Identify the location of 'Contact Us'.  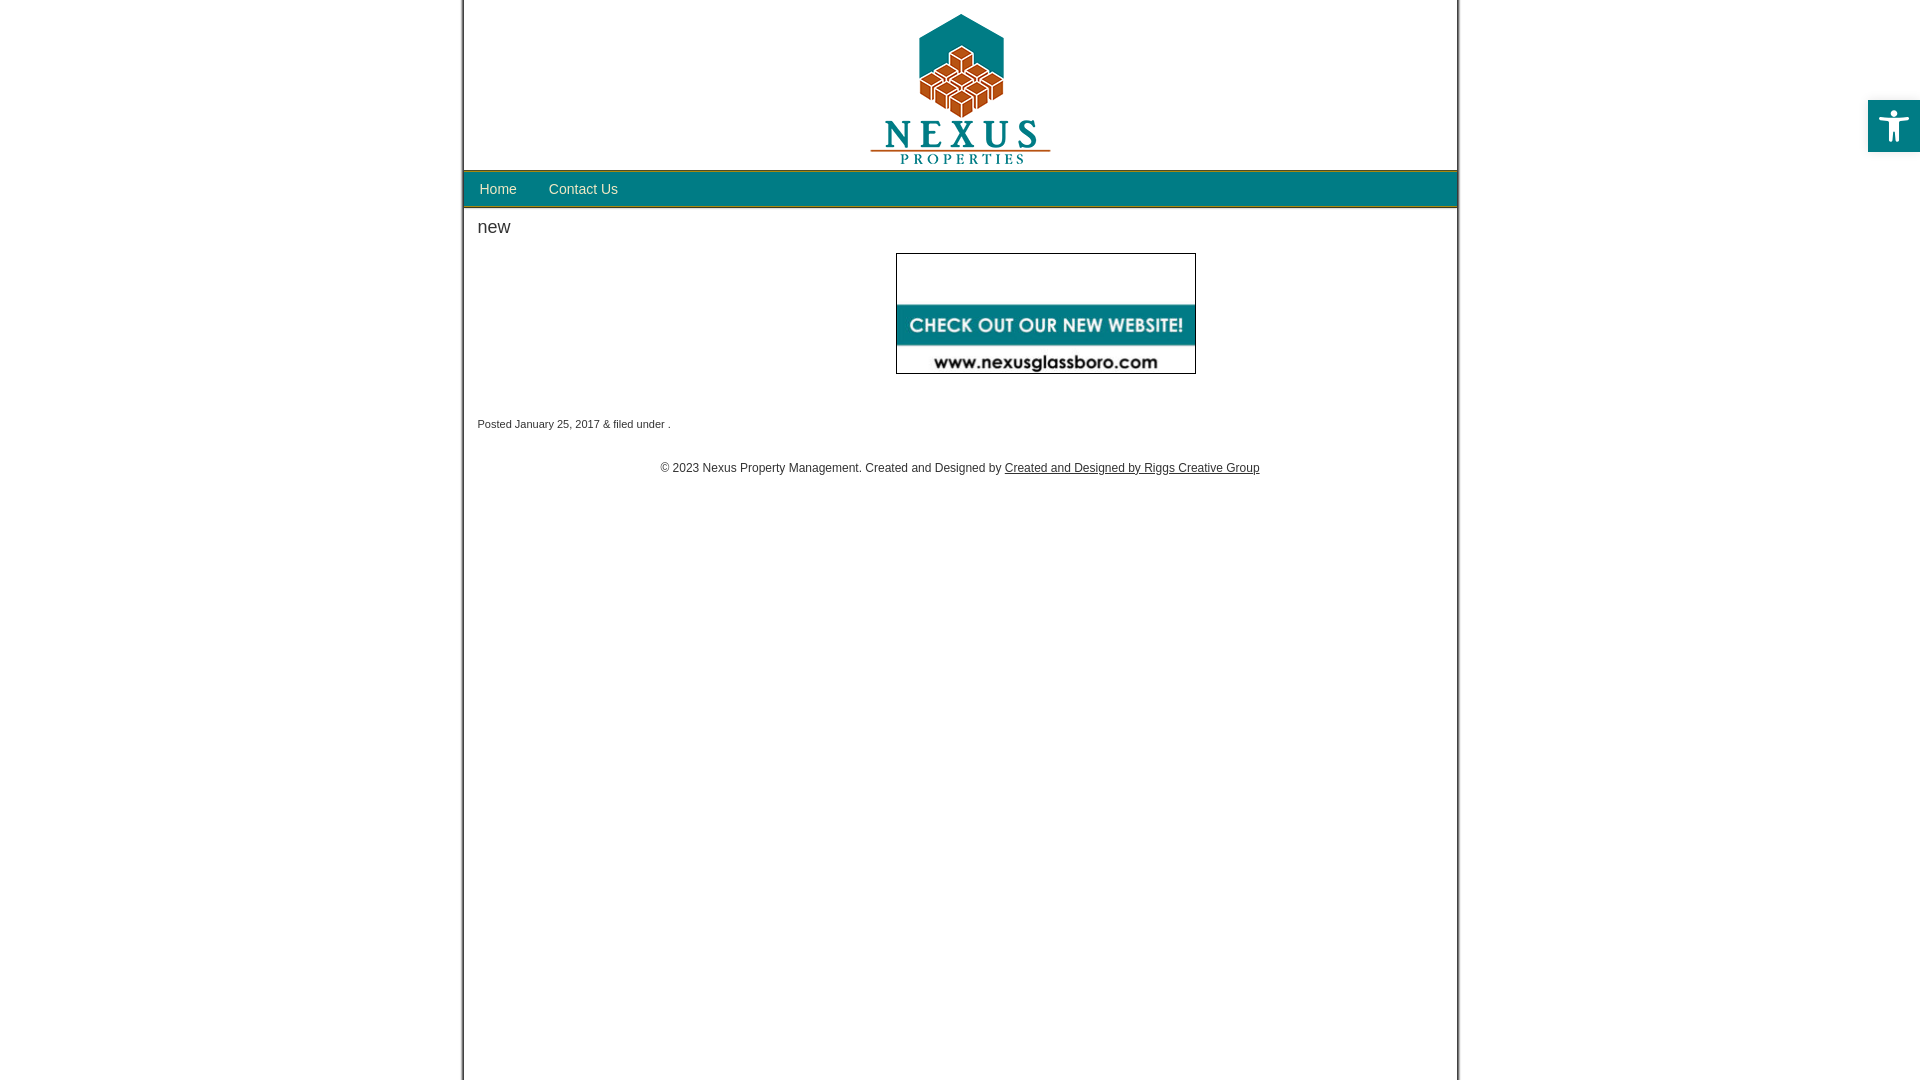
(532, 189).